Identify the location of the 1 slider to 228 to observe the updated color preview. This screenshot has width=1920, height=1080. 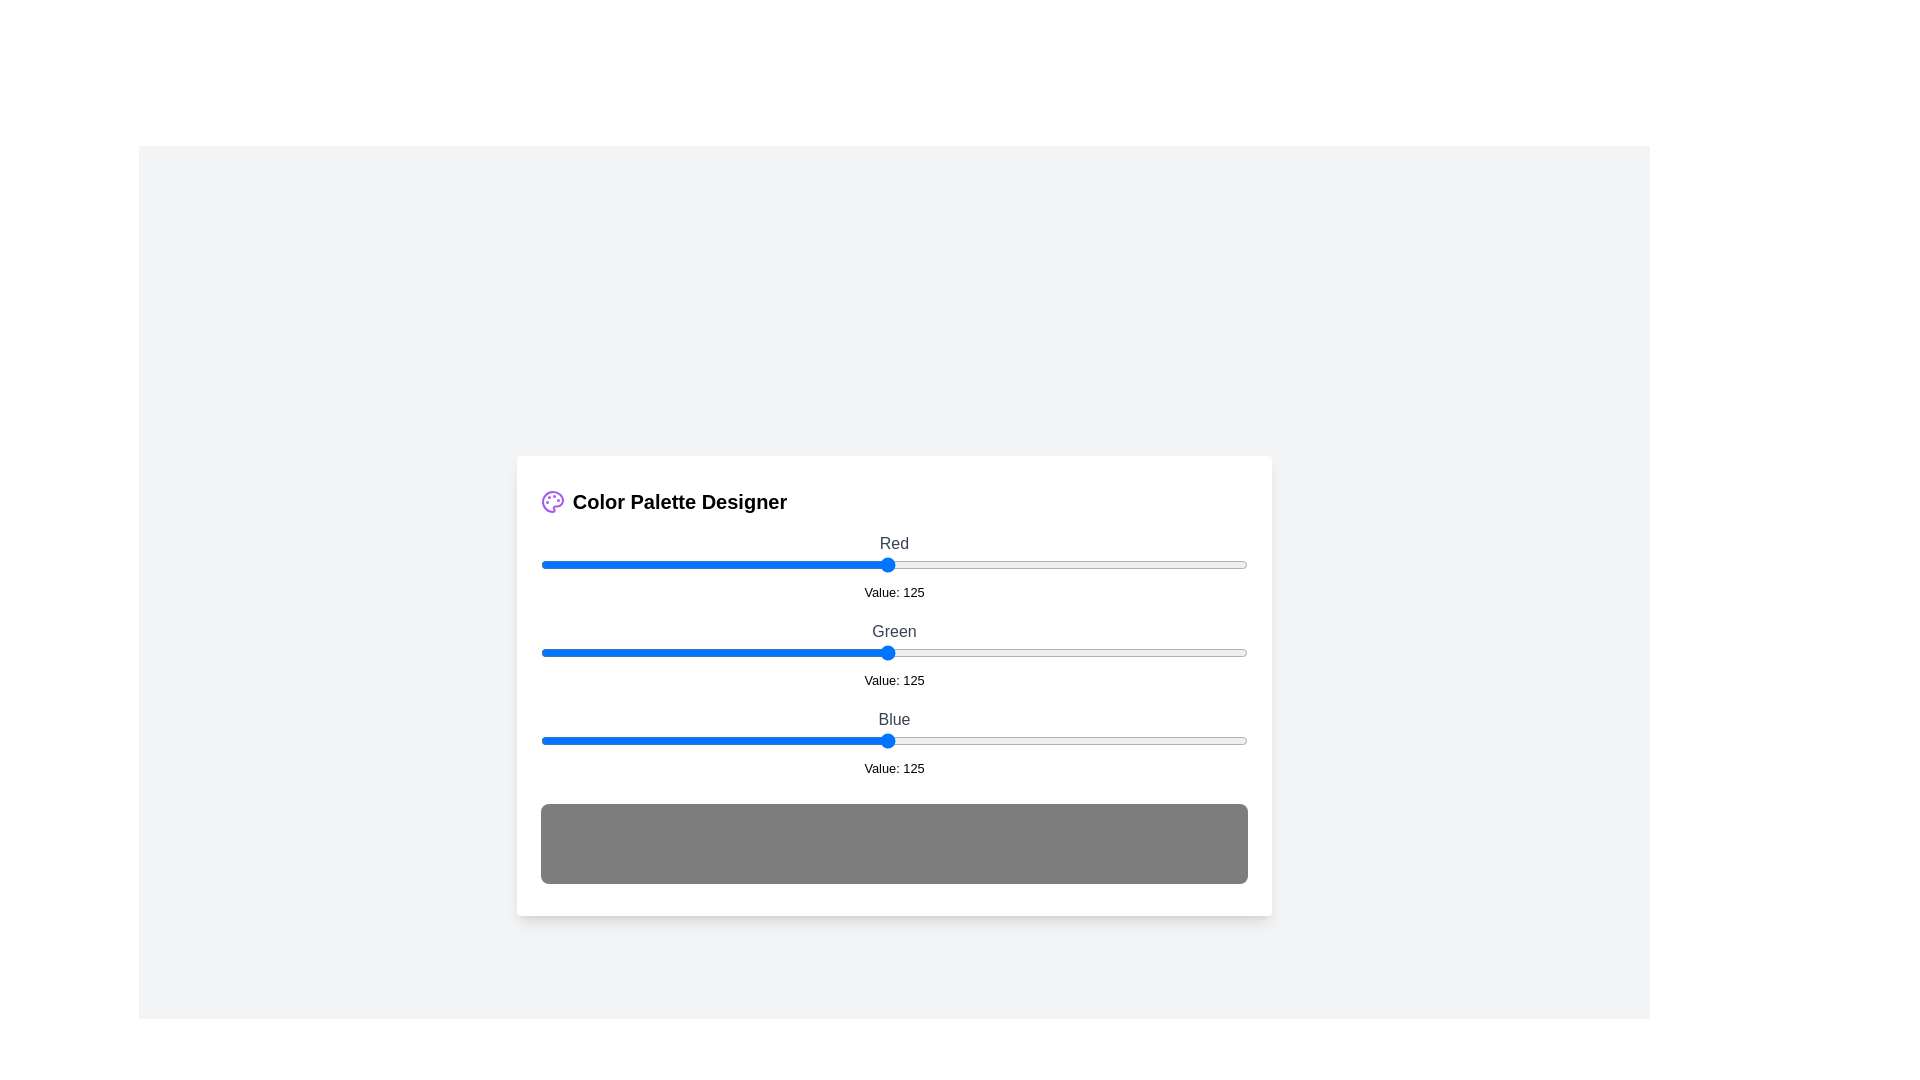
(1173, 652).